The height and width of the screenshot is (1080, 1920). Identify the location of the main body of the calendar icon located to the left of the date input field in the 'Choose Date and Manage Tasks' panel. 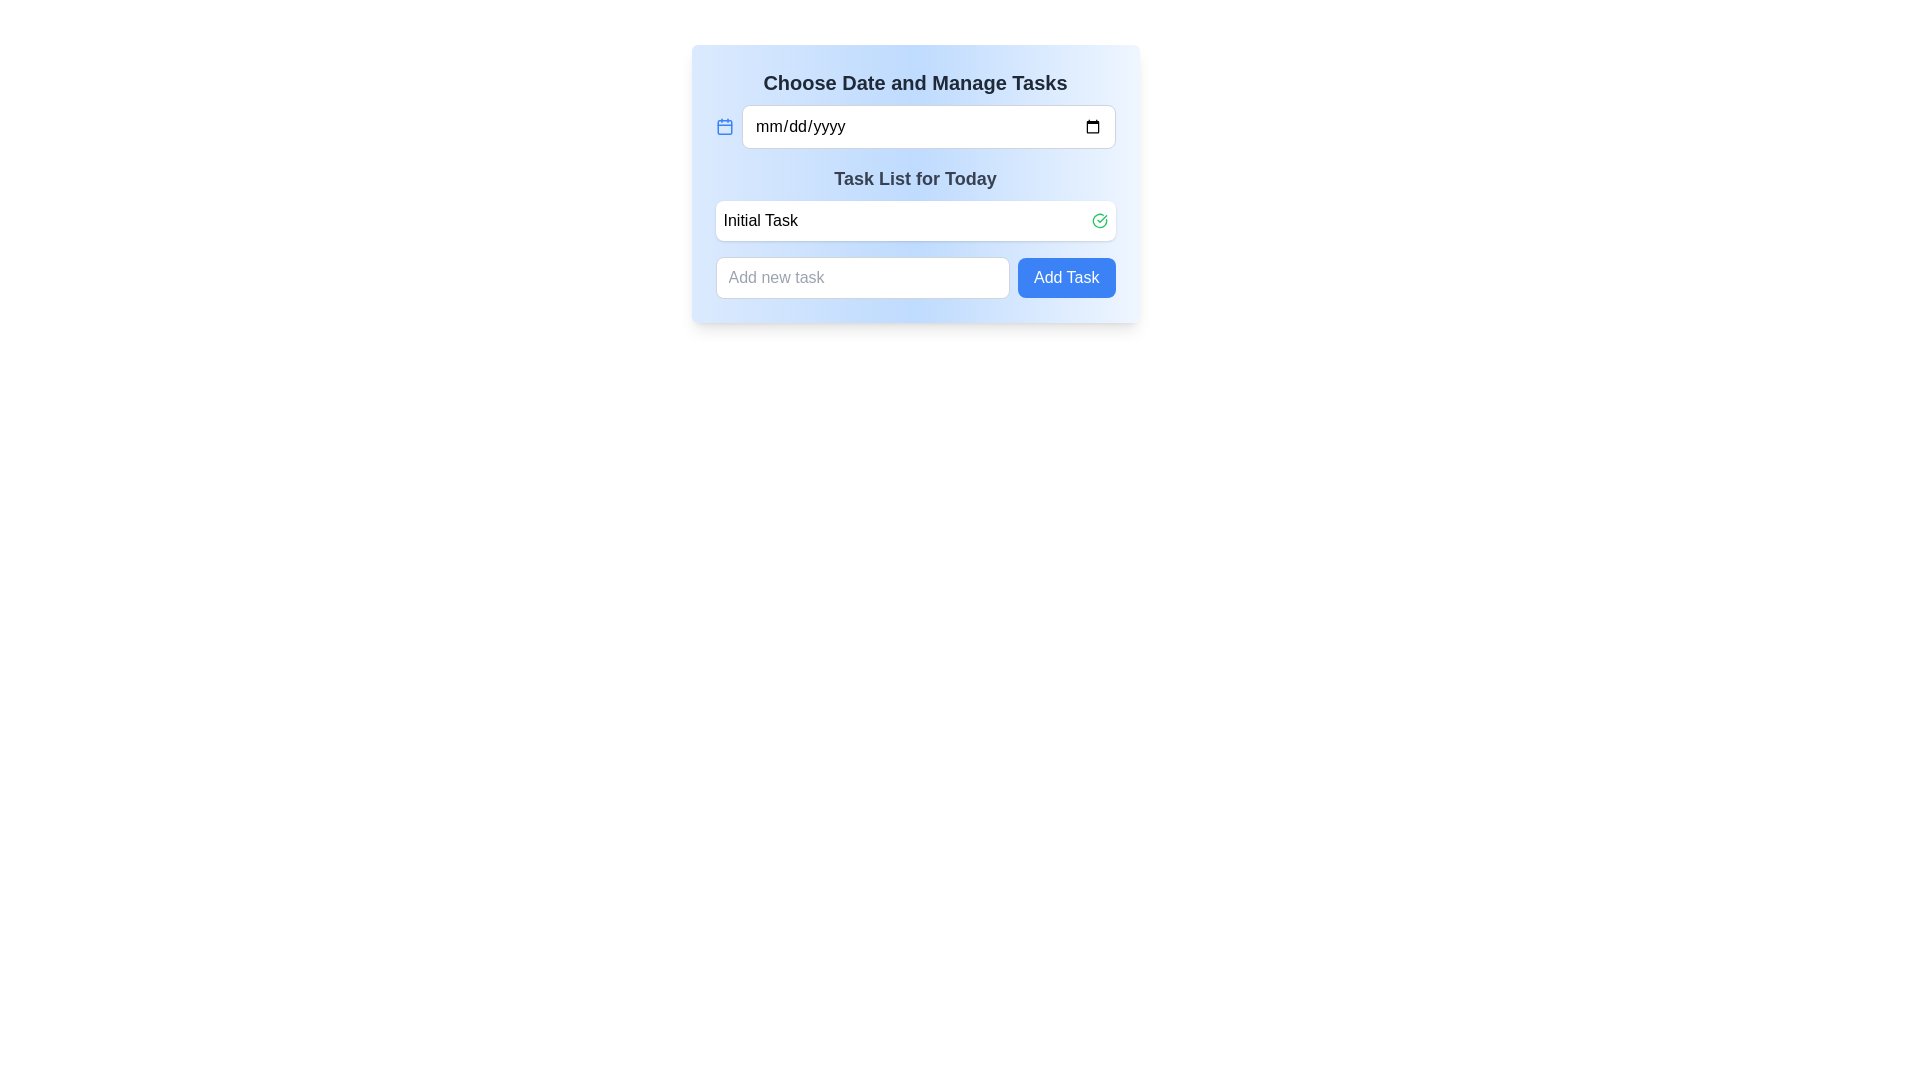
(723, 127).